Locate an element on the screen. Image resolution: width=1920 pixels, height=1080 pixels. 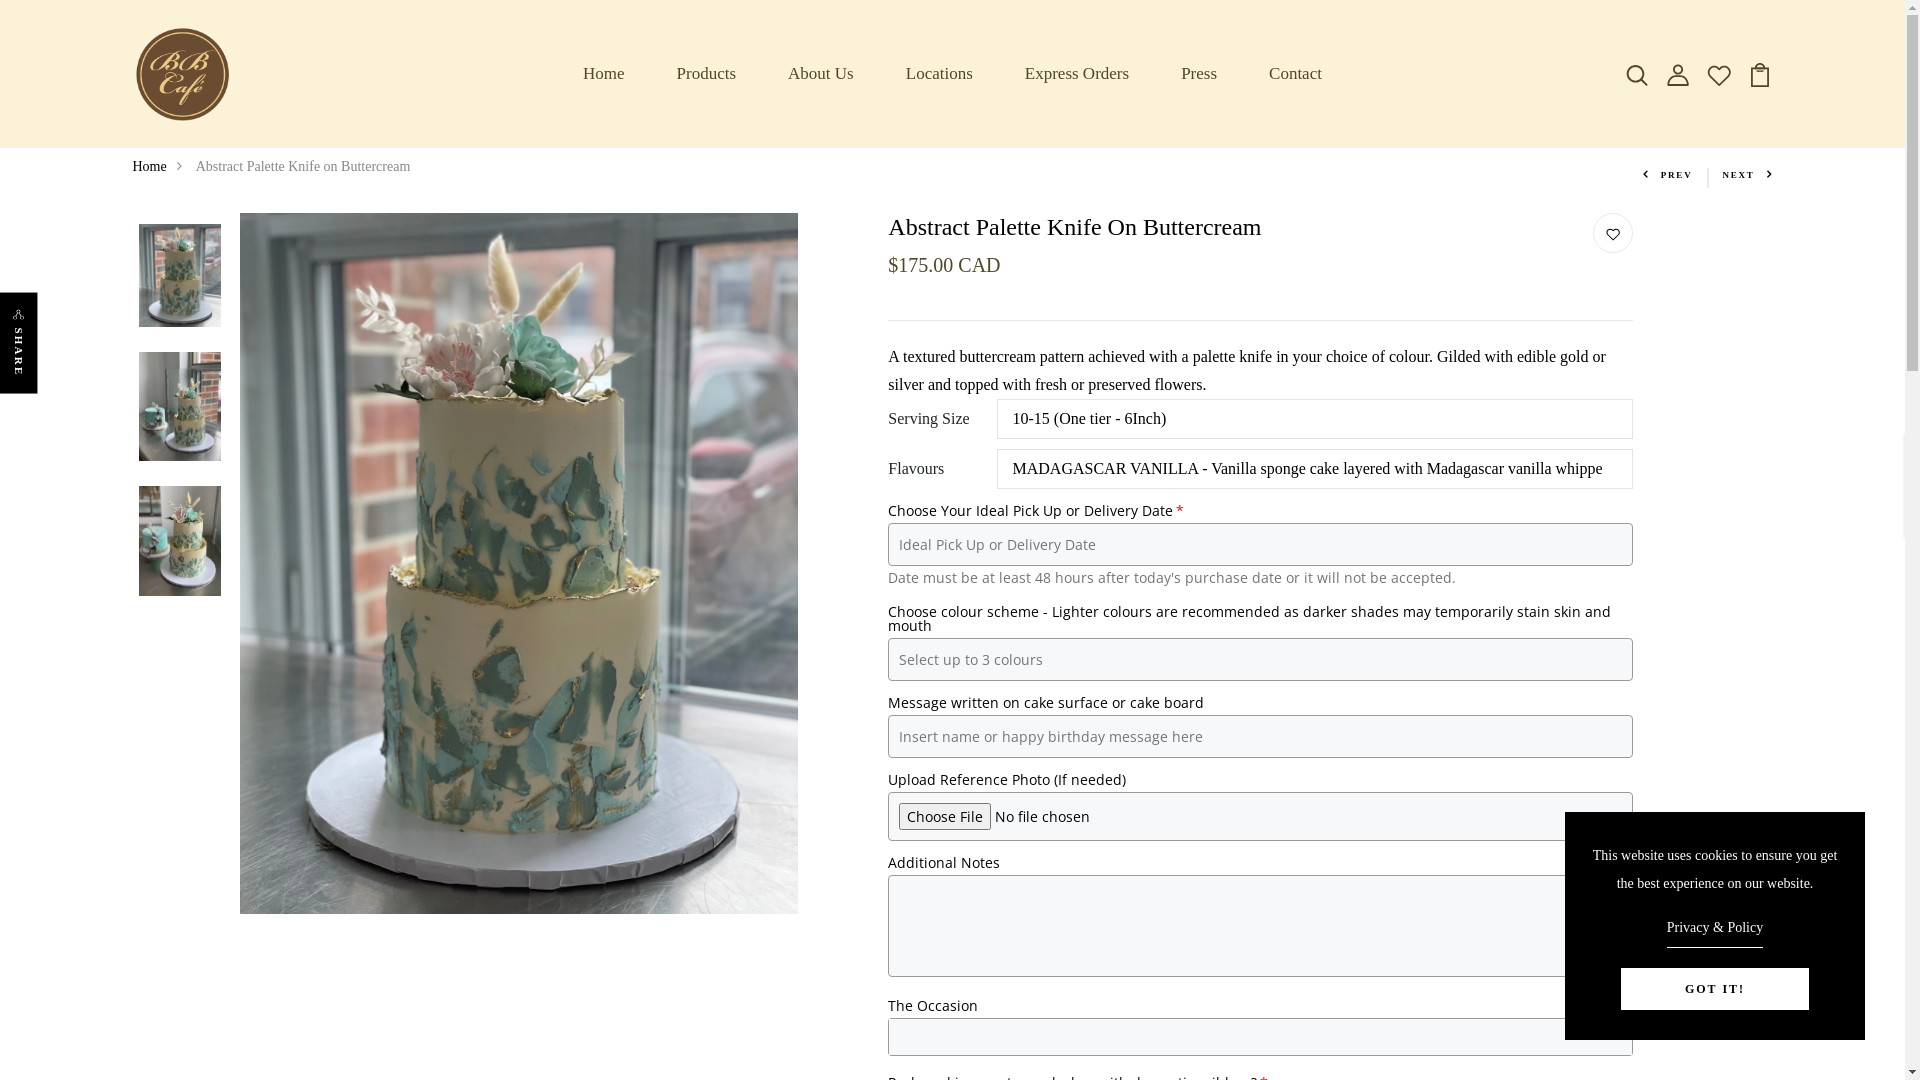
'Home' is located at coordinates (574, 72).